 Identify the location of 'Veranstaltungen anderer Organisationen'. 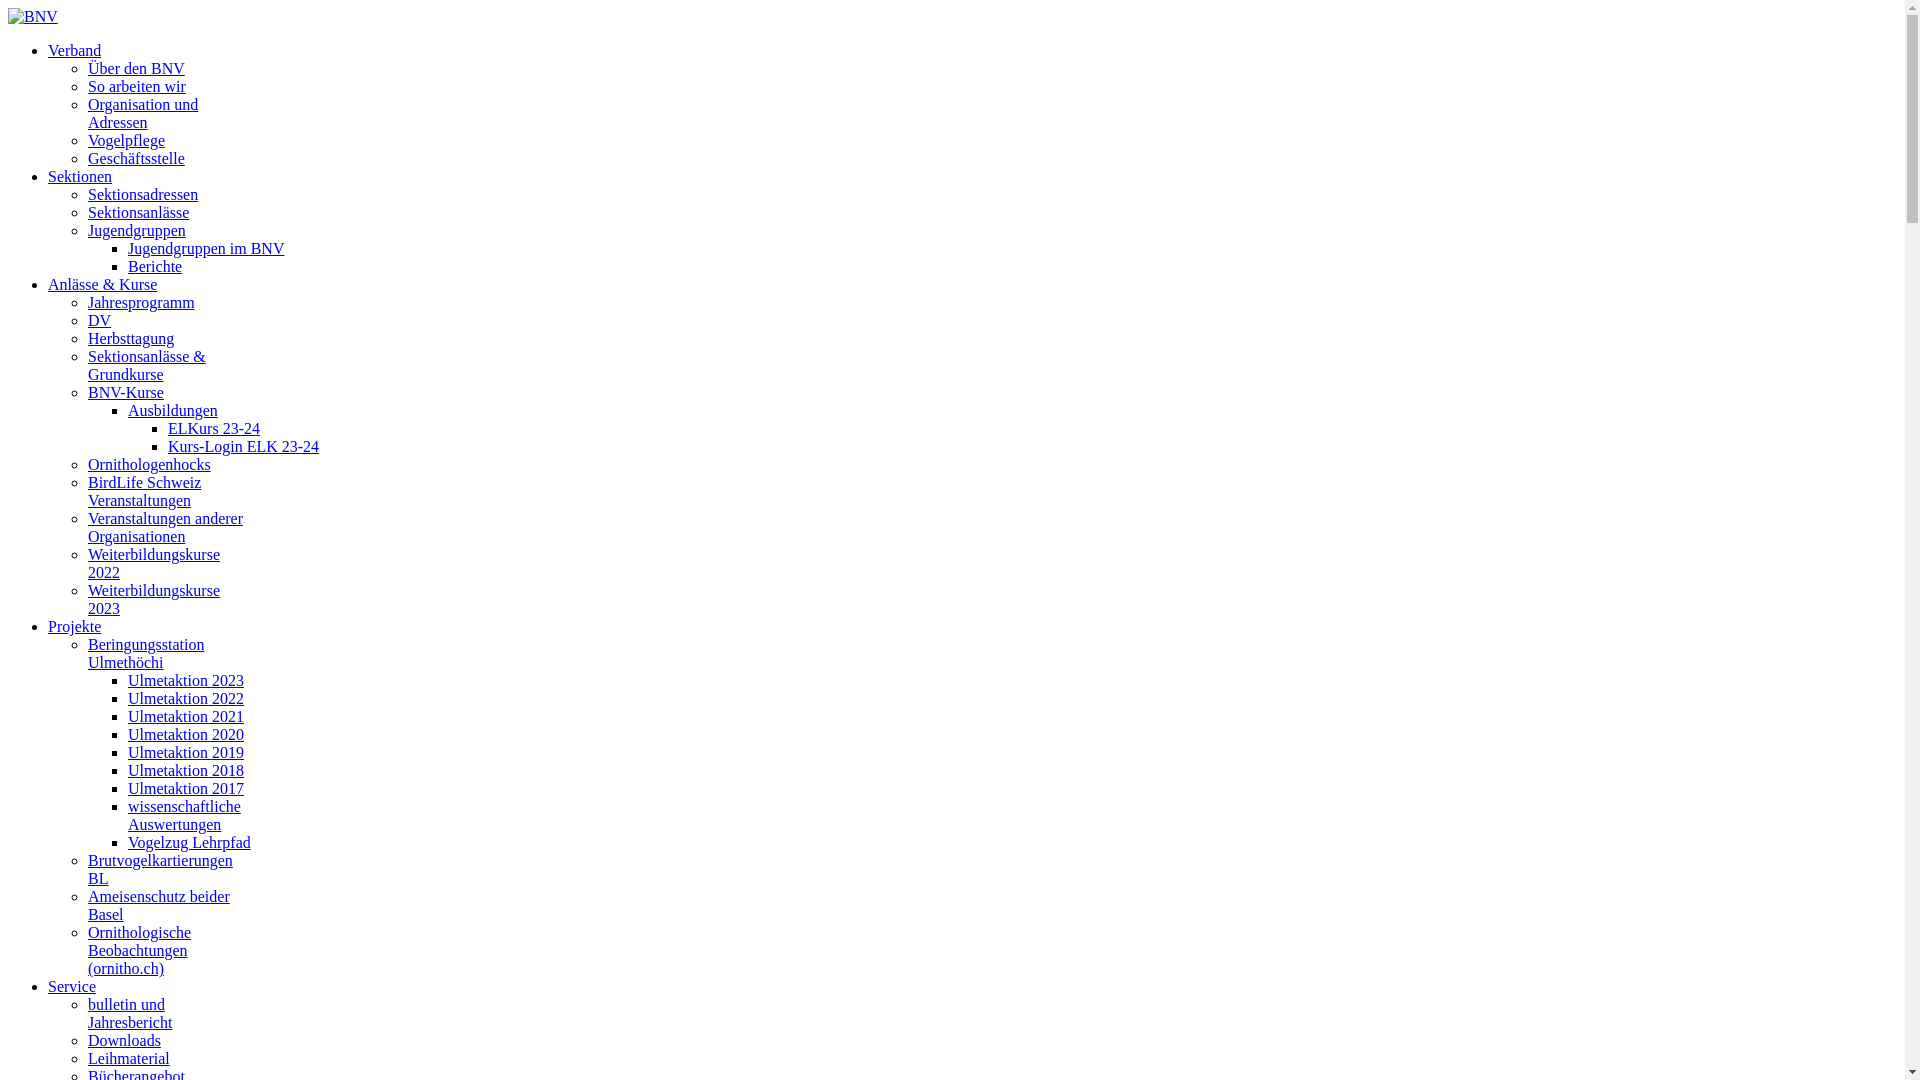
(165, 526).